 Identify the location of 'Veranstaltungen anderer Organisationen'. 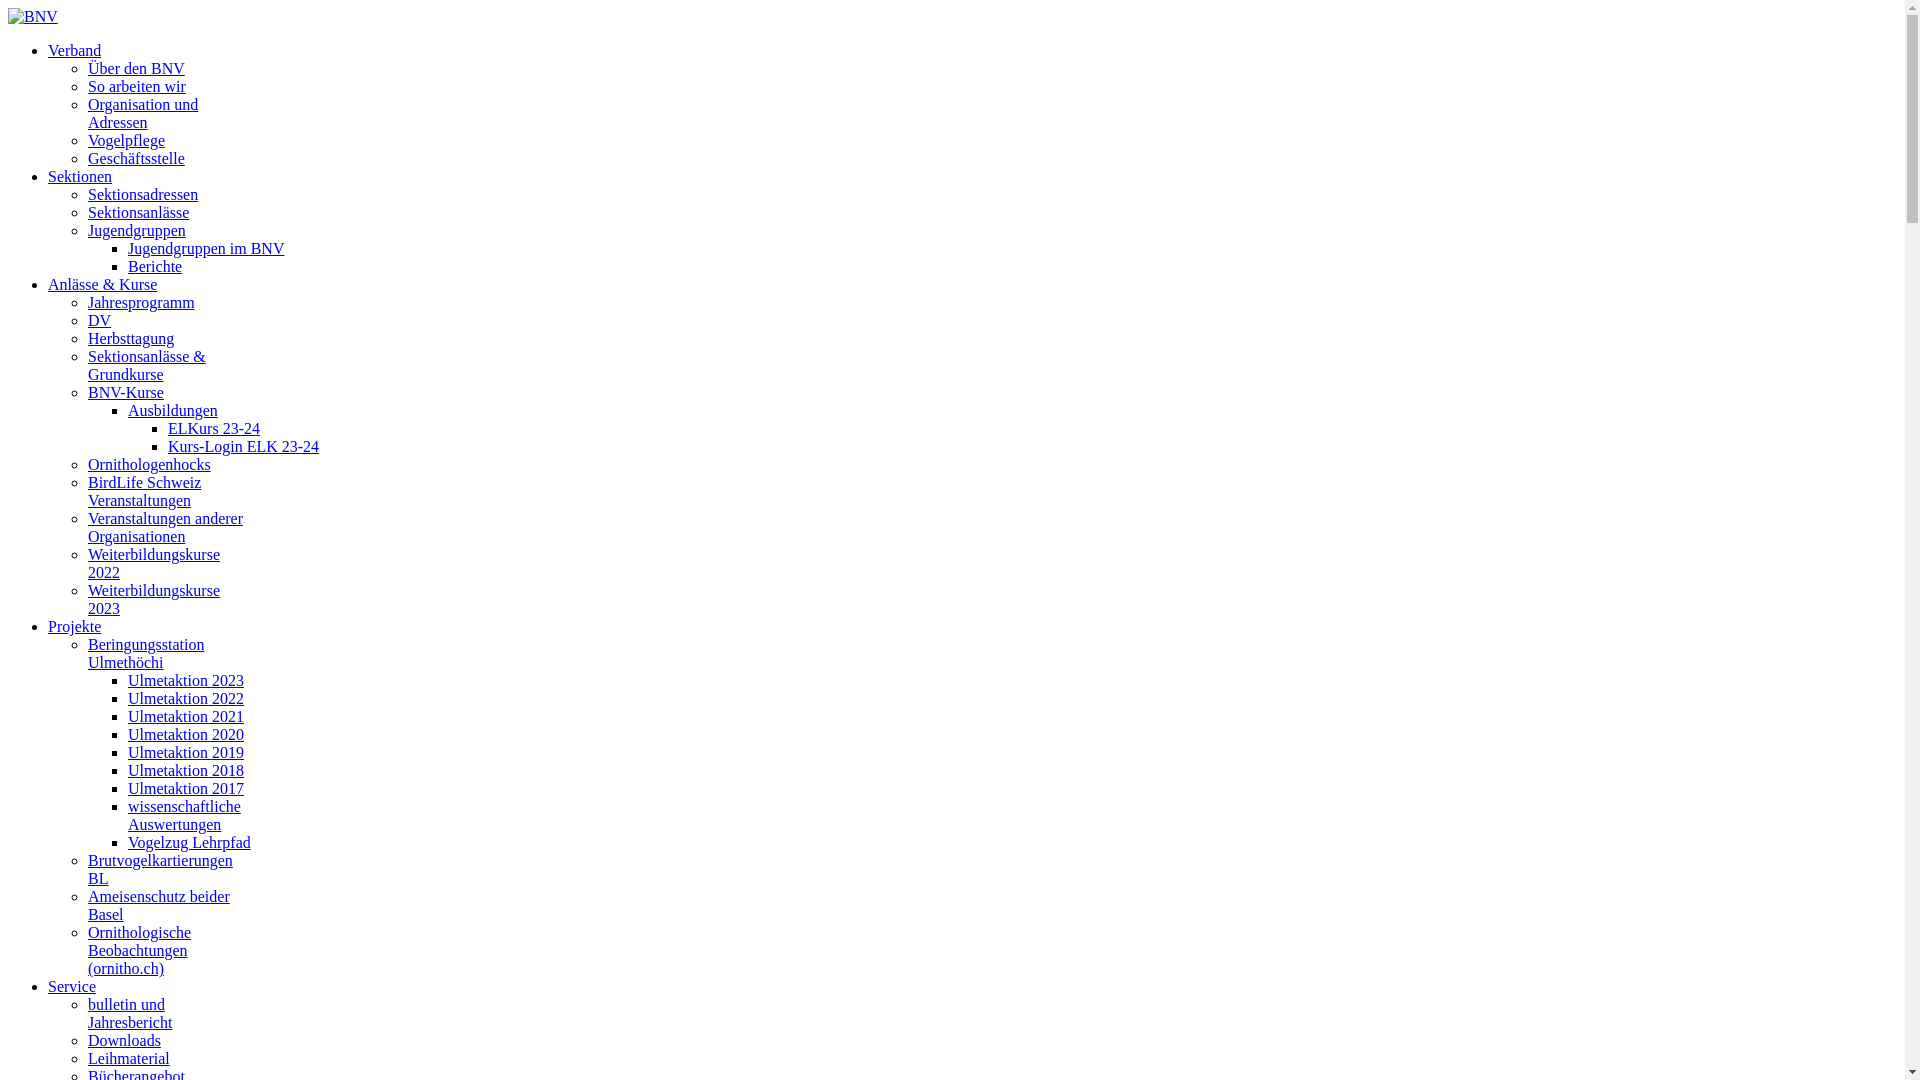
(165, 526).